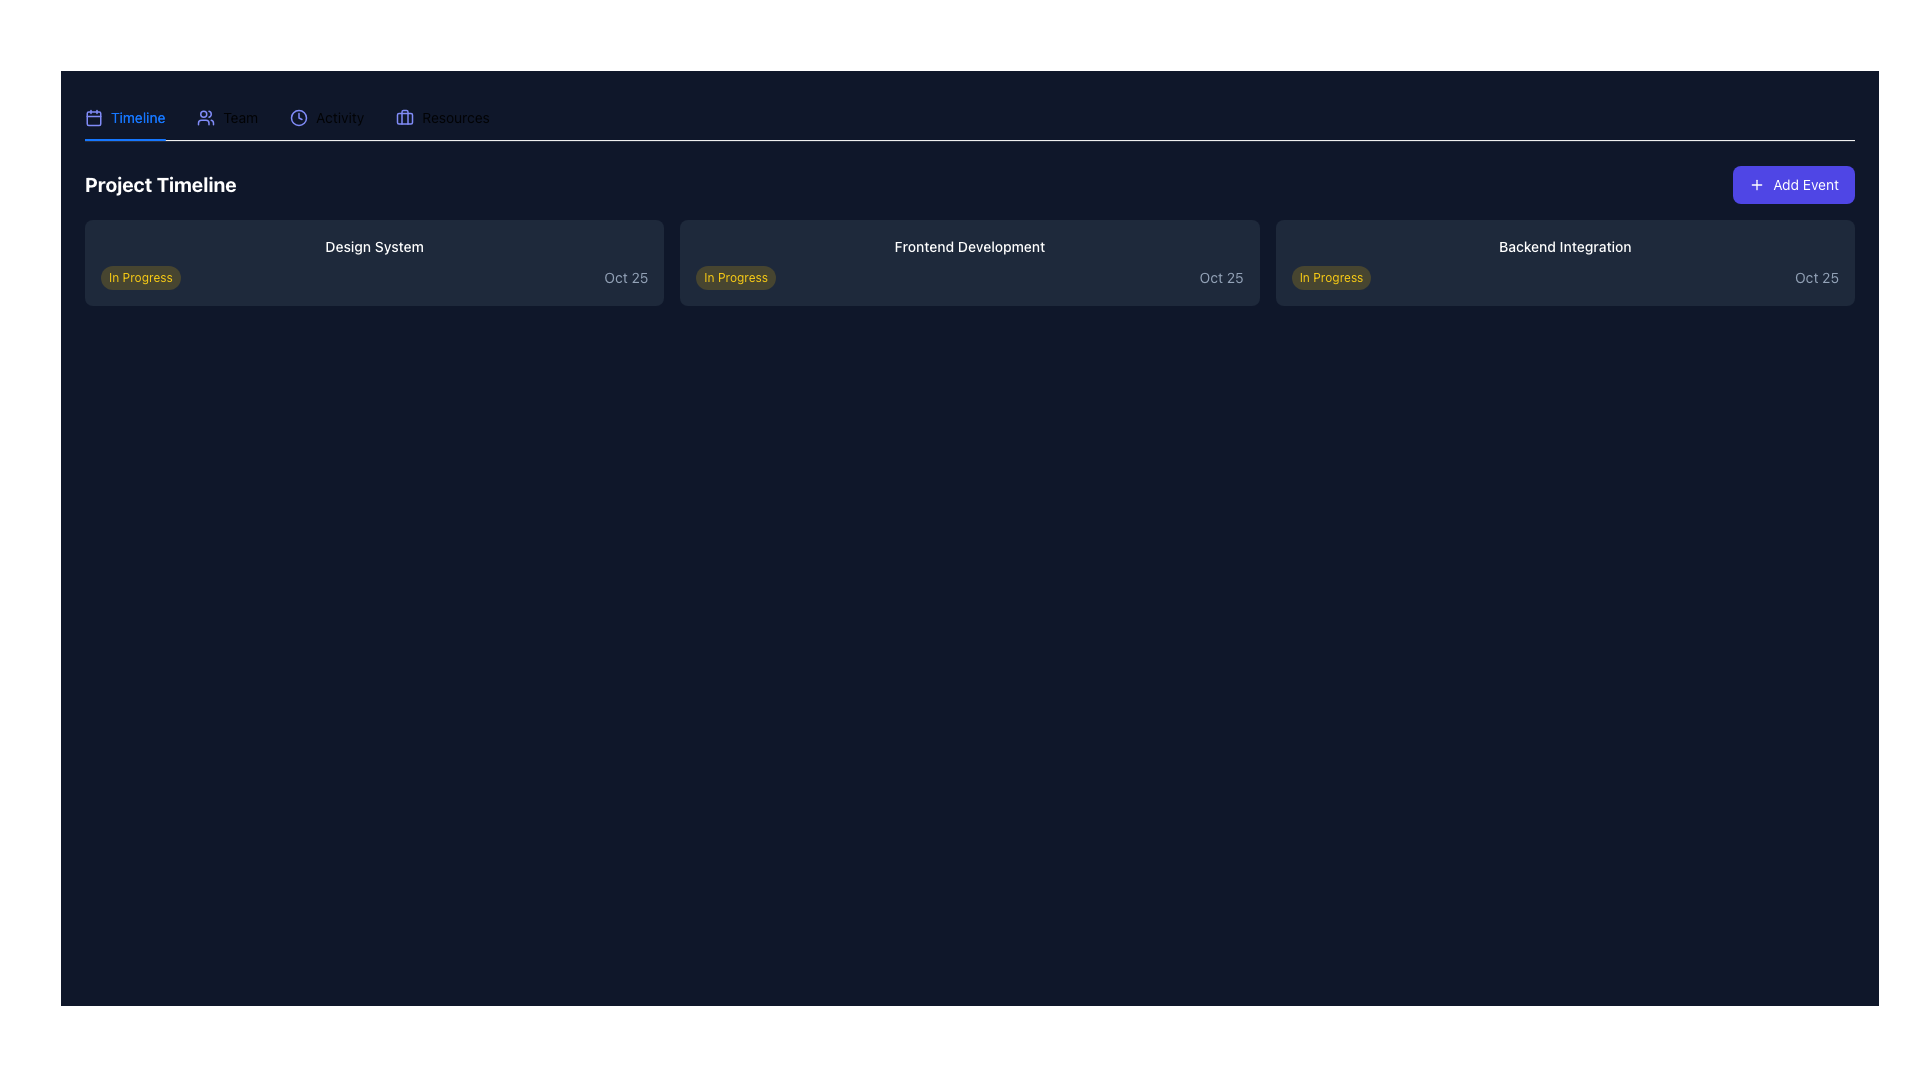 The image size is (1920, 1080). What do you see at coordinates (1331, 277) in the screenshot?
I see `the status indicated by the small pill-shaped label with a yellow background that reads 'In Progress', located inside the 'Backend Integration' segment, positioned towards the left side adjacent to 'Oct 25'` at bounding box center [1331, 277].